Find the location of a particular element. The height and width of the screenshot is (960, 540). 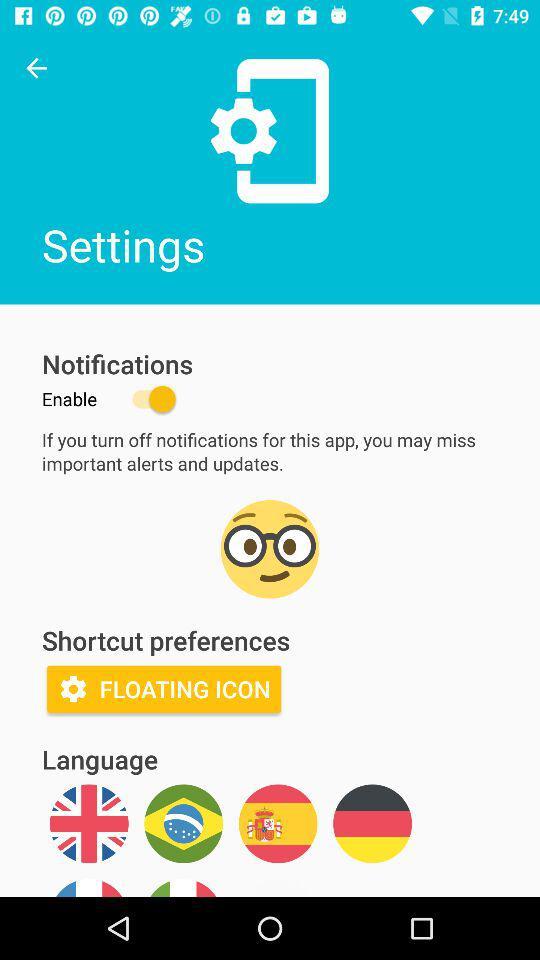

the national_flag icon is located at coordinates (277, 823).